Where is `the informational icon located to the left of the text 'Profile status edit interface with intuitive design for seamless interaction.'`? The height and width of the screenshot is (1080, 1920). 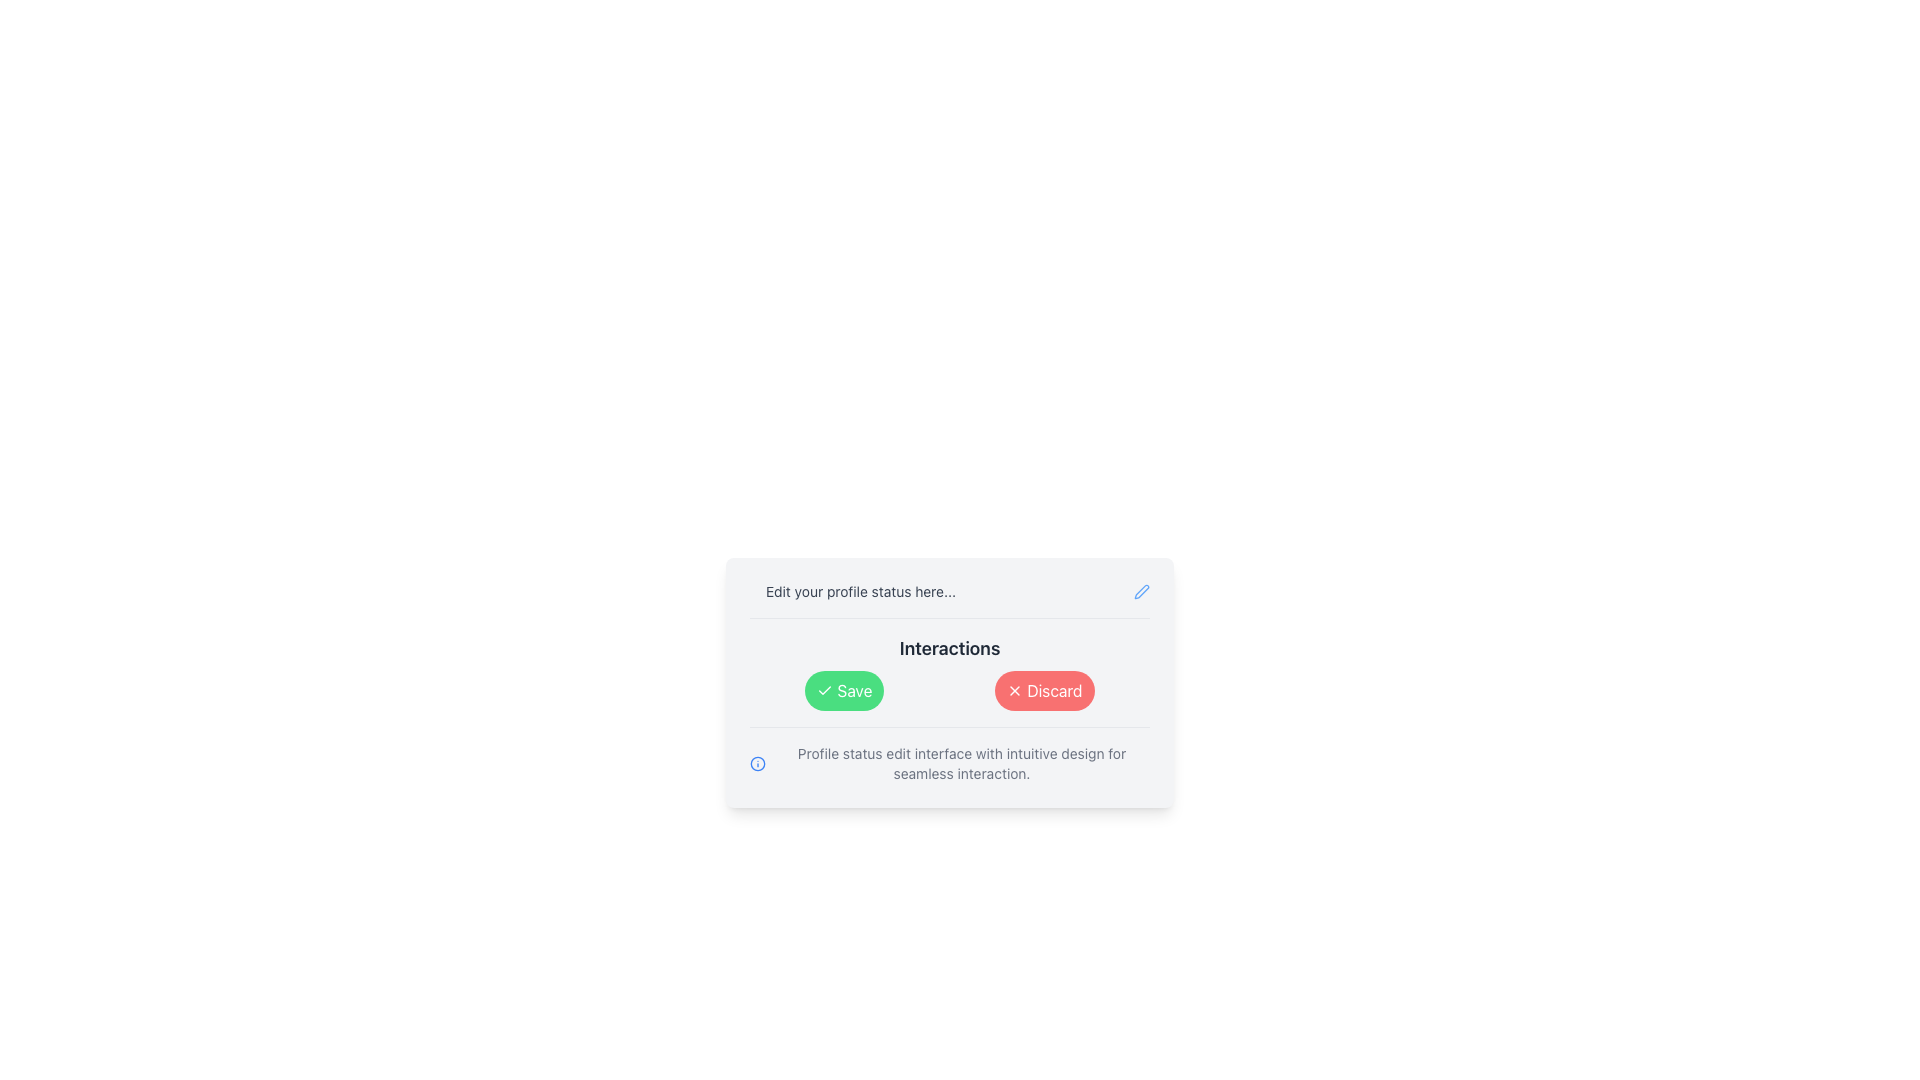 the informational icon located to the left of the text 'Profile status edit interface with intuitive design for seamless interaction.' is located at coordinates (757, 763).